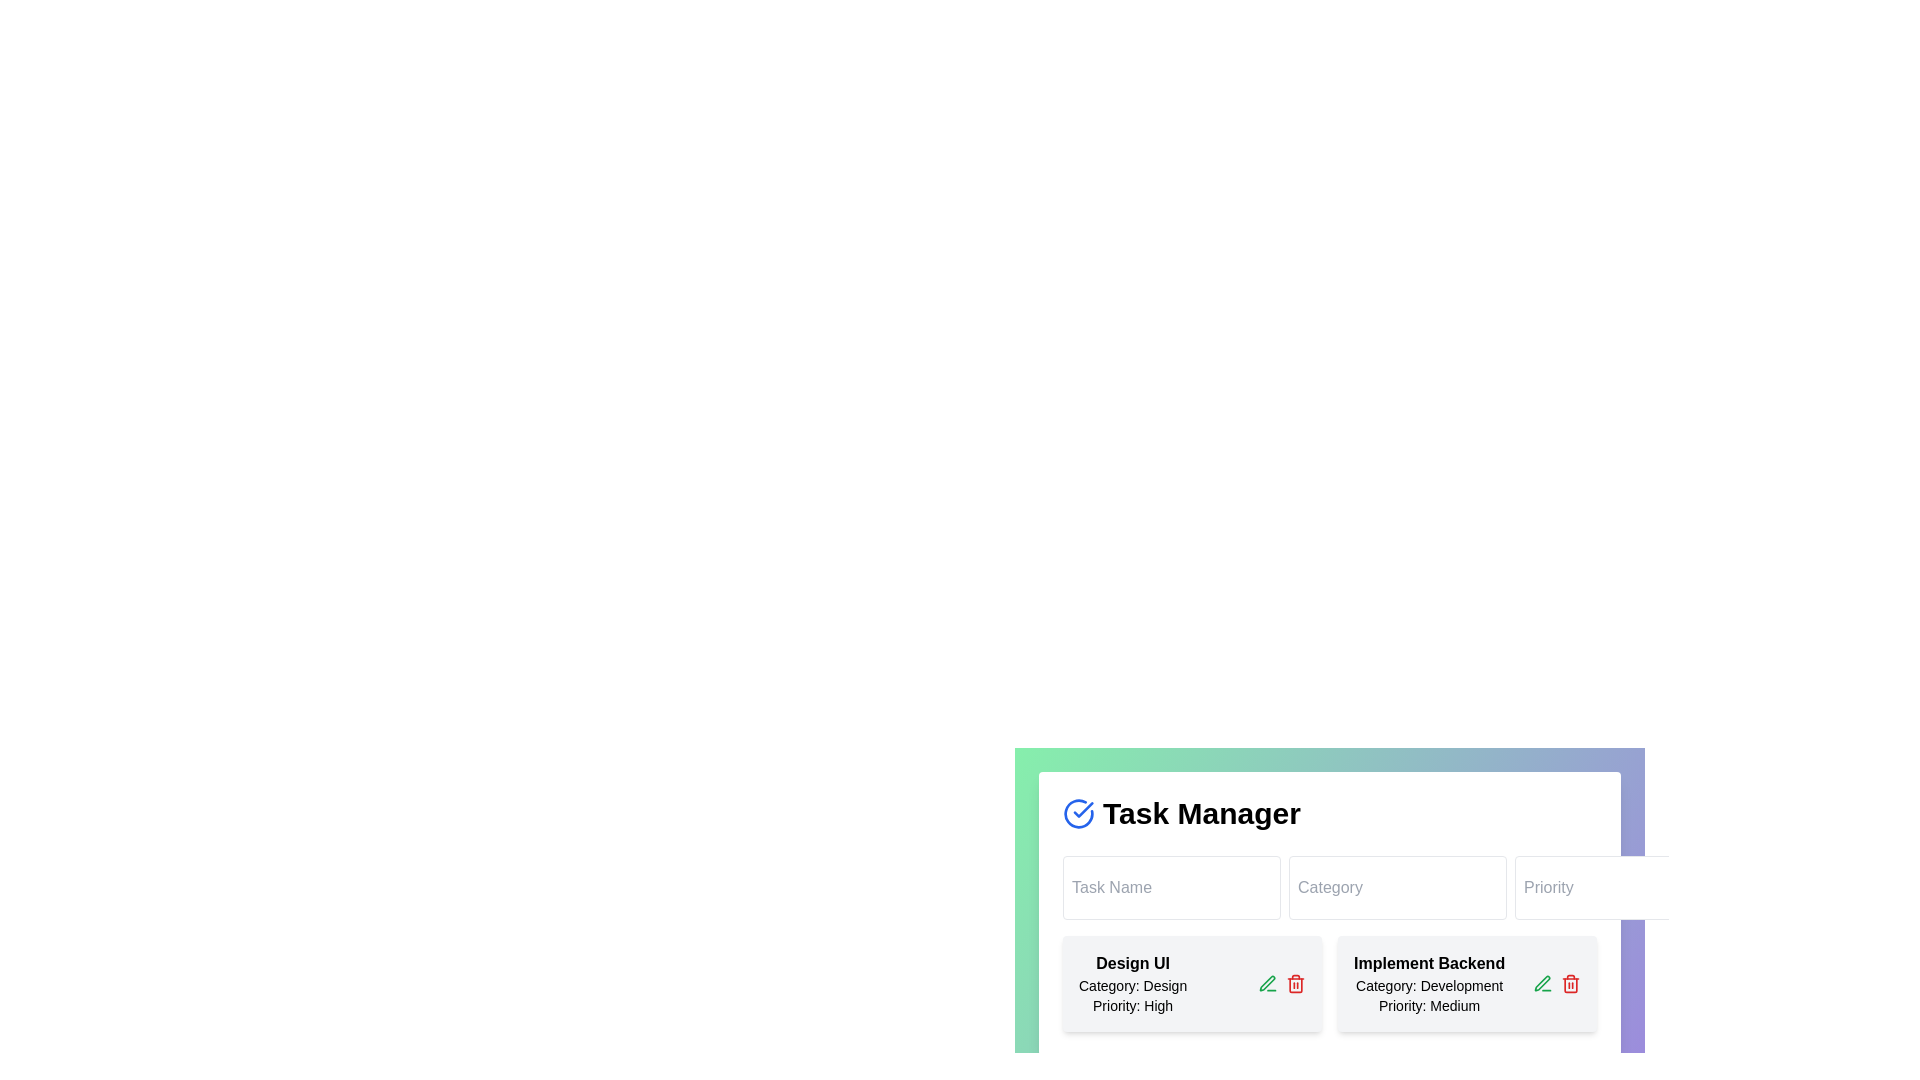 The image size is (1920, 1080). I want to click on the green pen-shaped icon button located at the bottom right corner of the task card to activate its hover effects, so click(1541, 982).